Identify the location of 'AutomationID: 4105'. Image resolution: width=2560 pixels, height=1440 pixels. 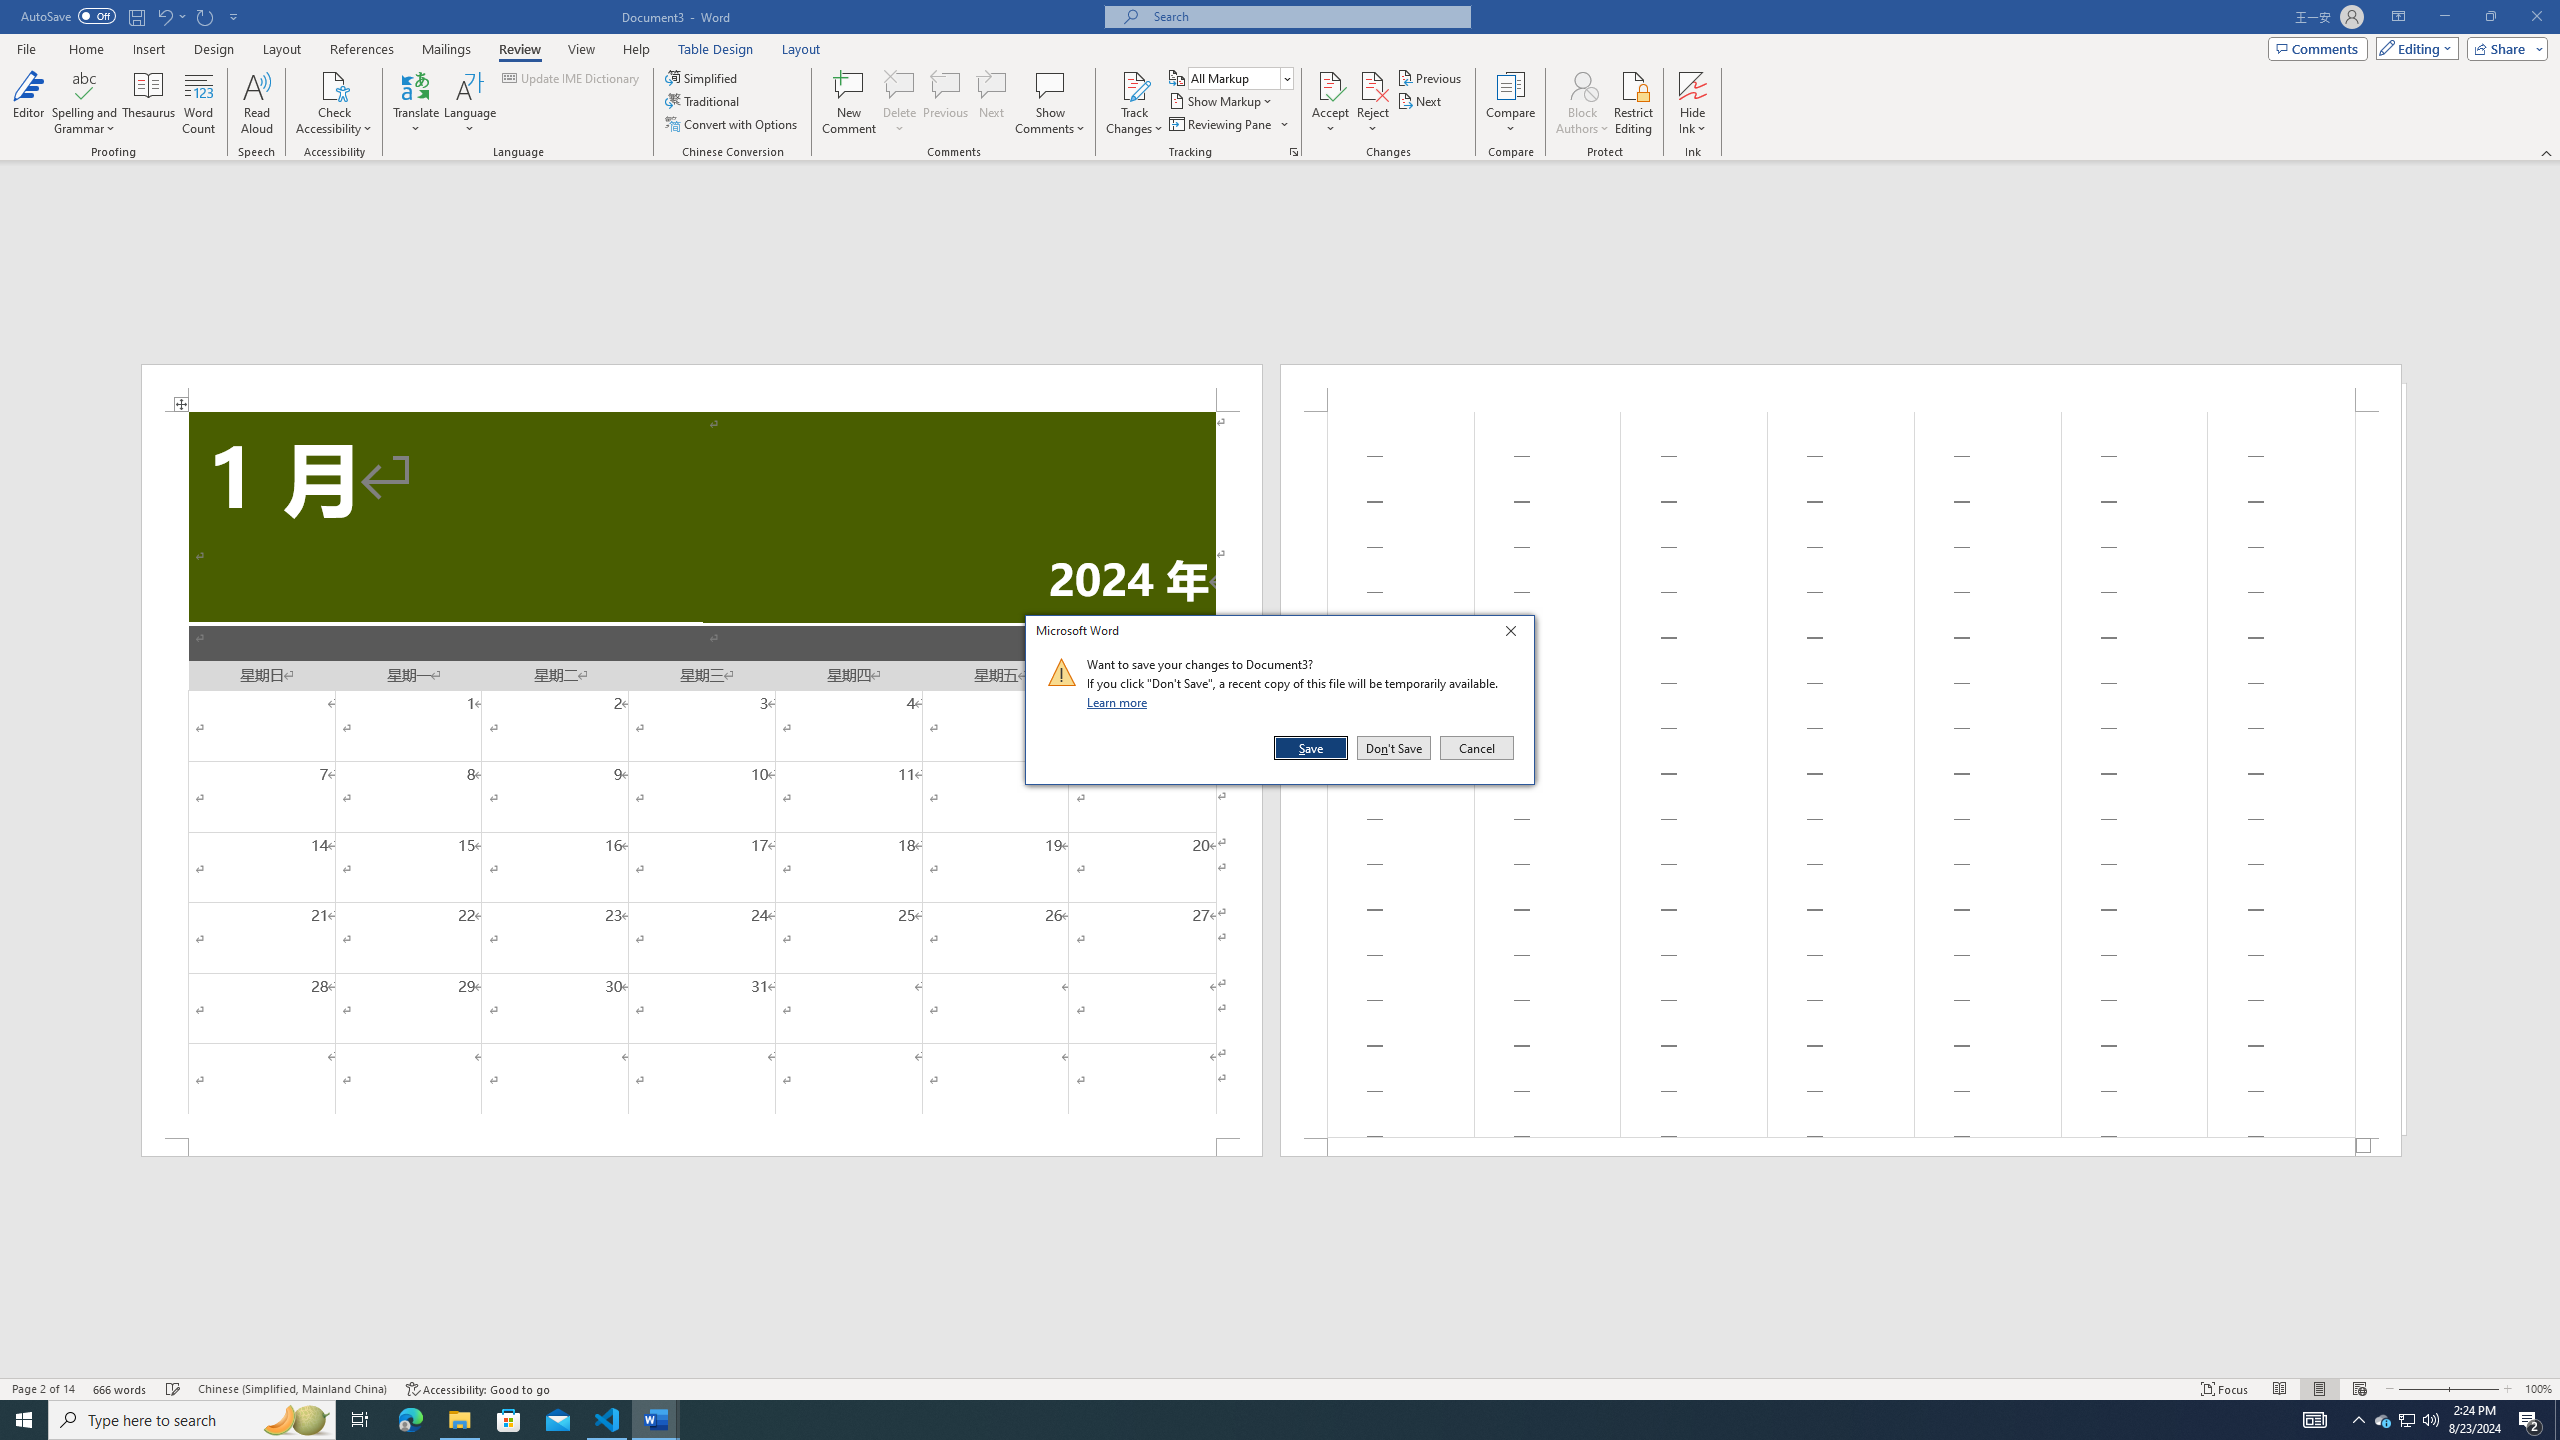
(2315, 1418).